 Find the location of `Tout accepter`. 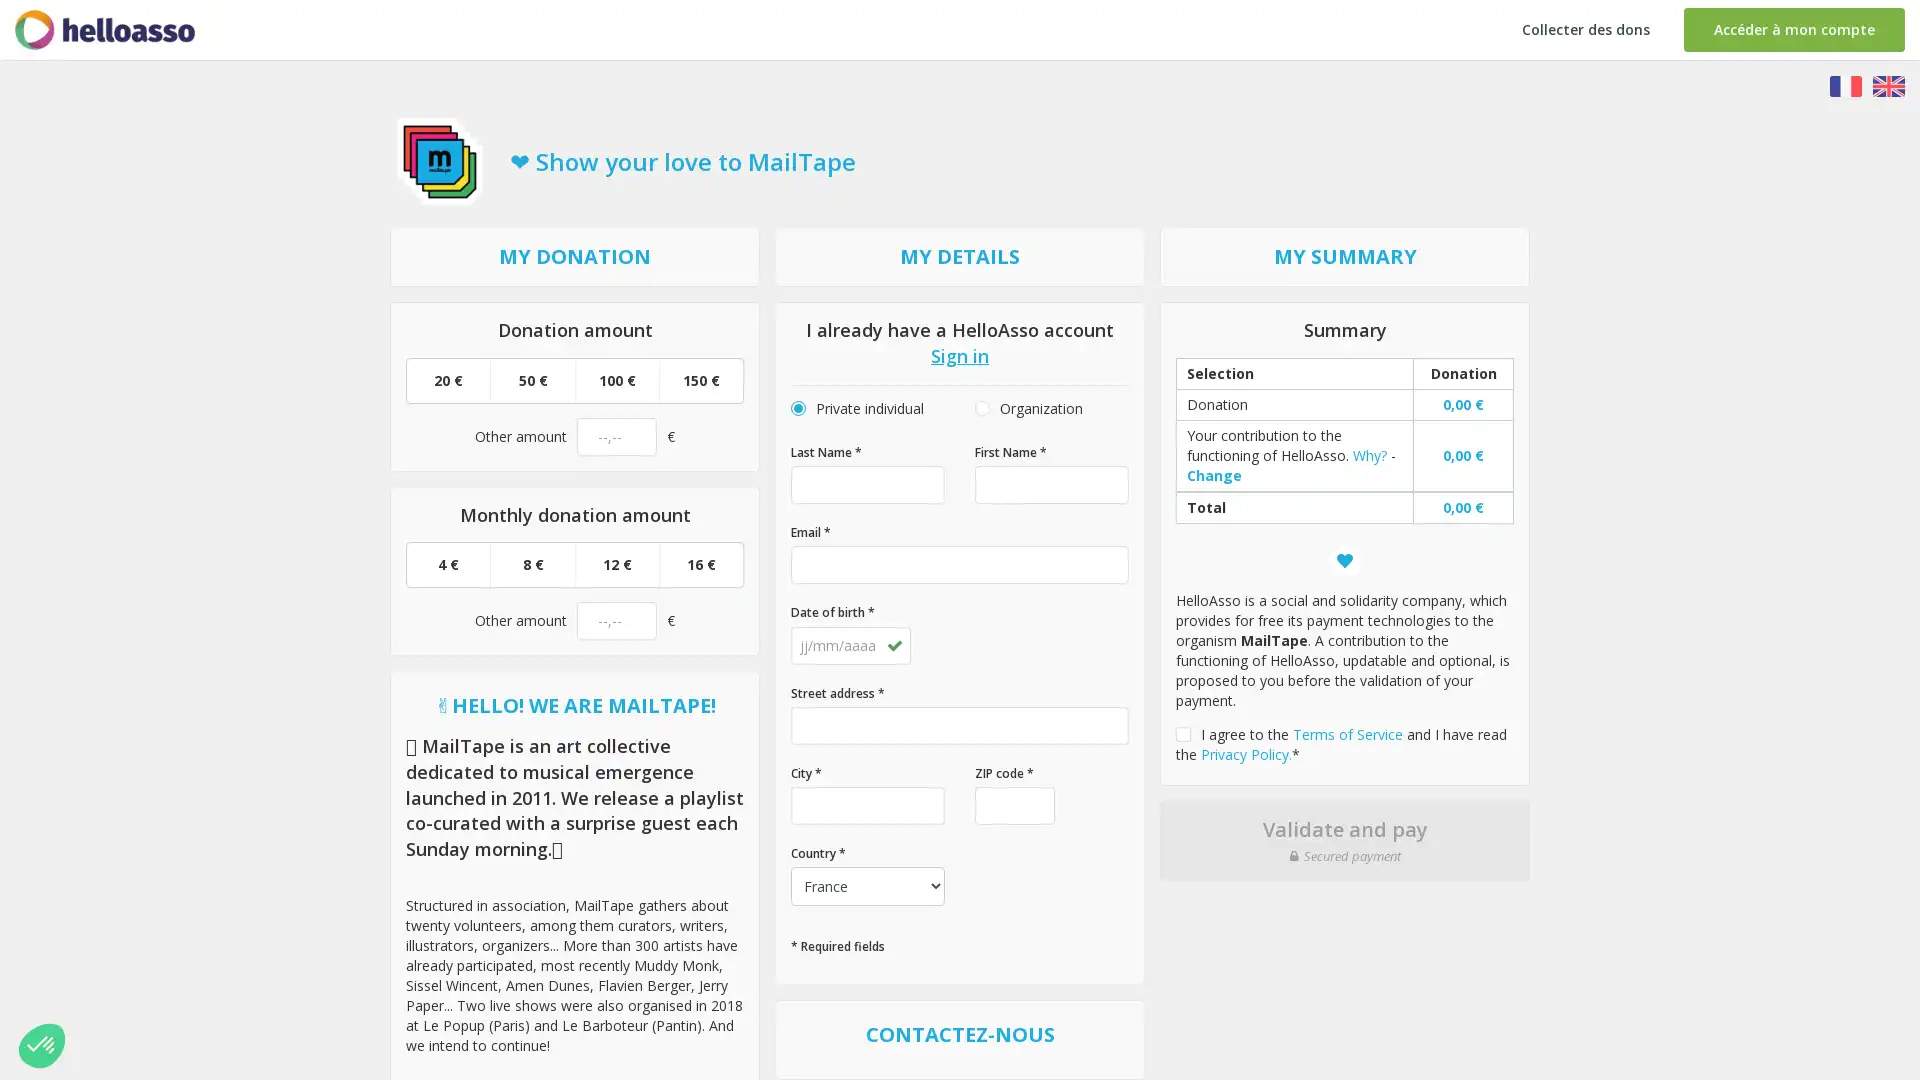

Tout accepter is located at coordinates (369, 978).